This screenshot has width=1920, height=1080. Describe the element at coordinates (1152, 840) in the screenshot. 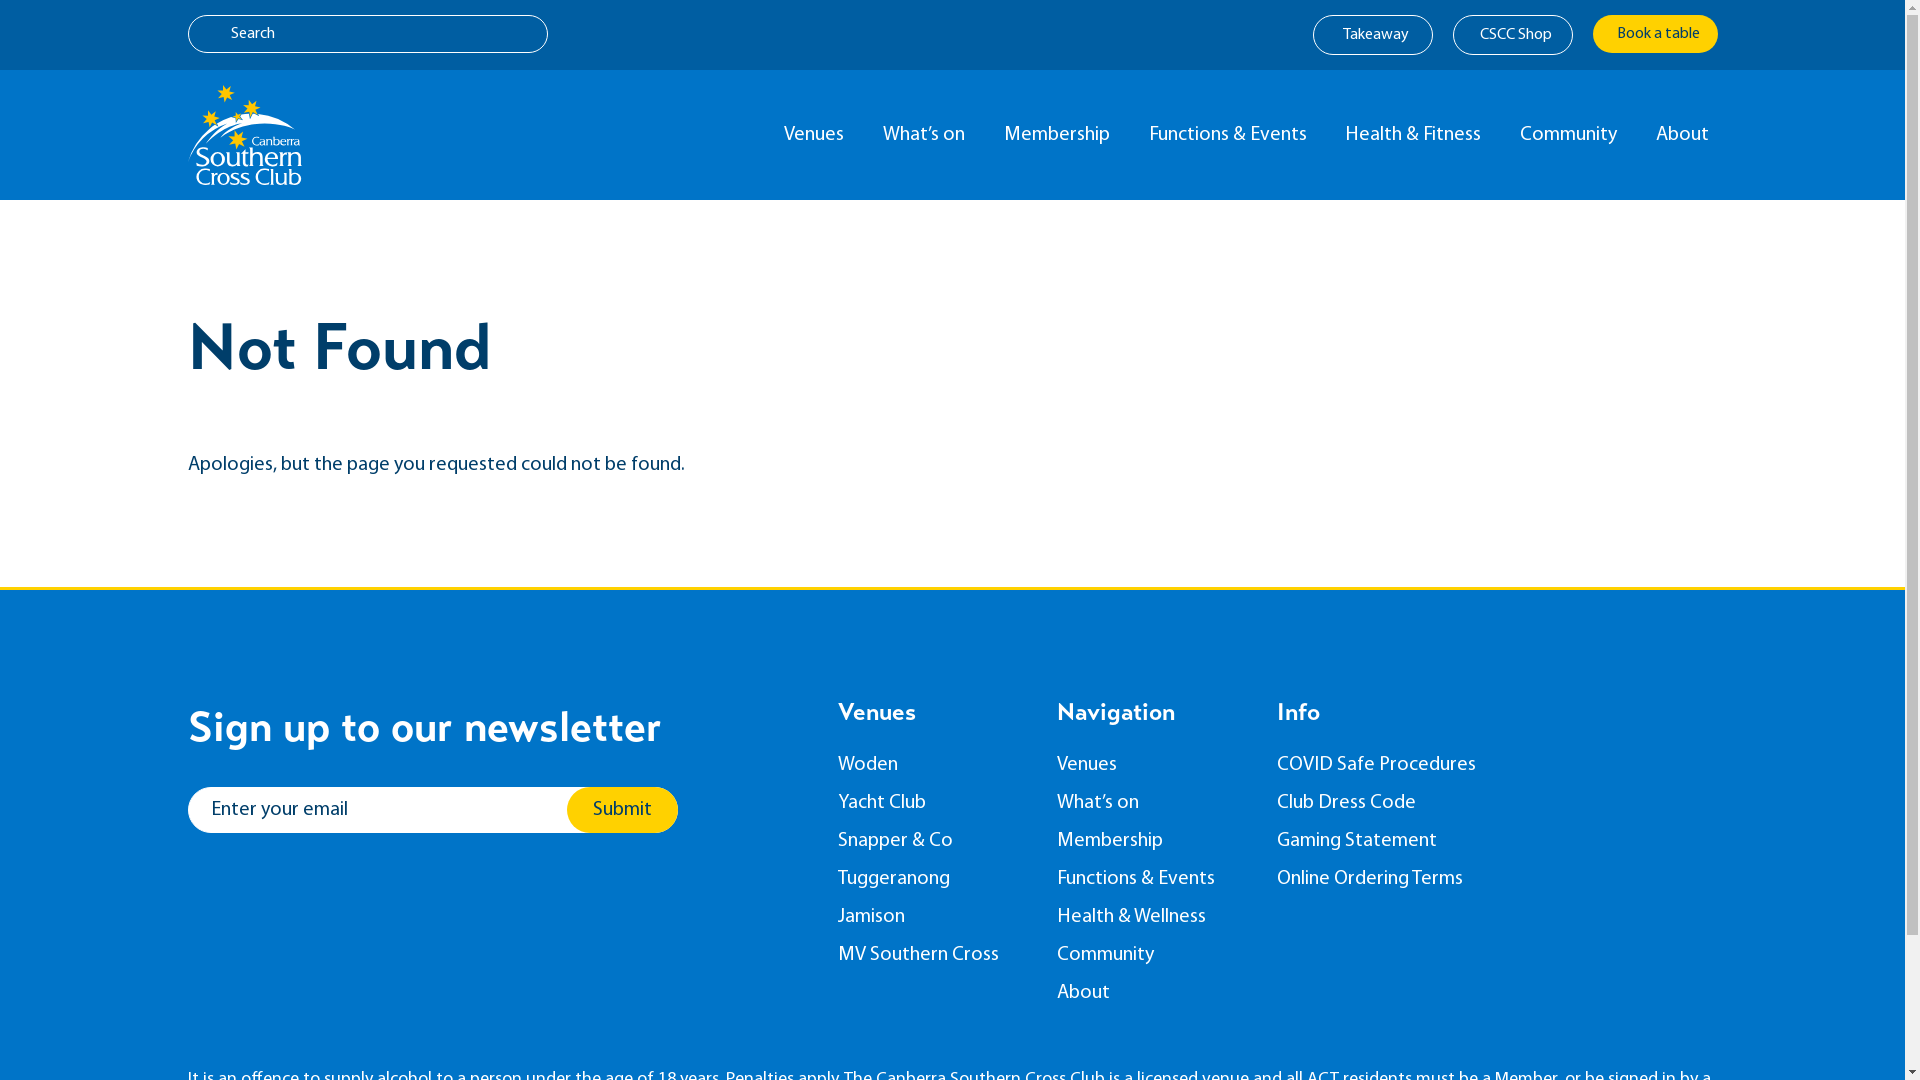

I see `'Membership'` at that location.